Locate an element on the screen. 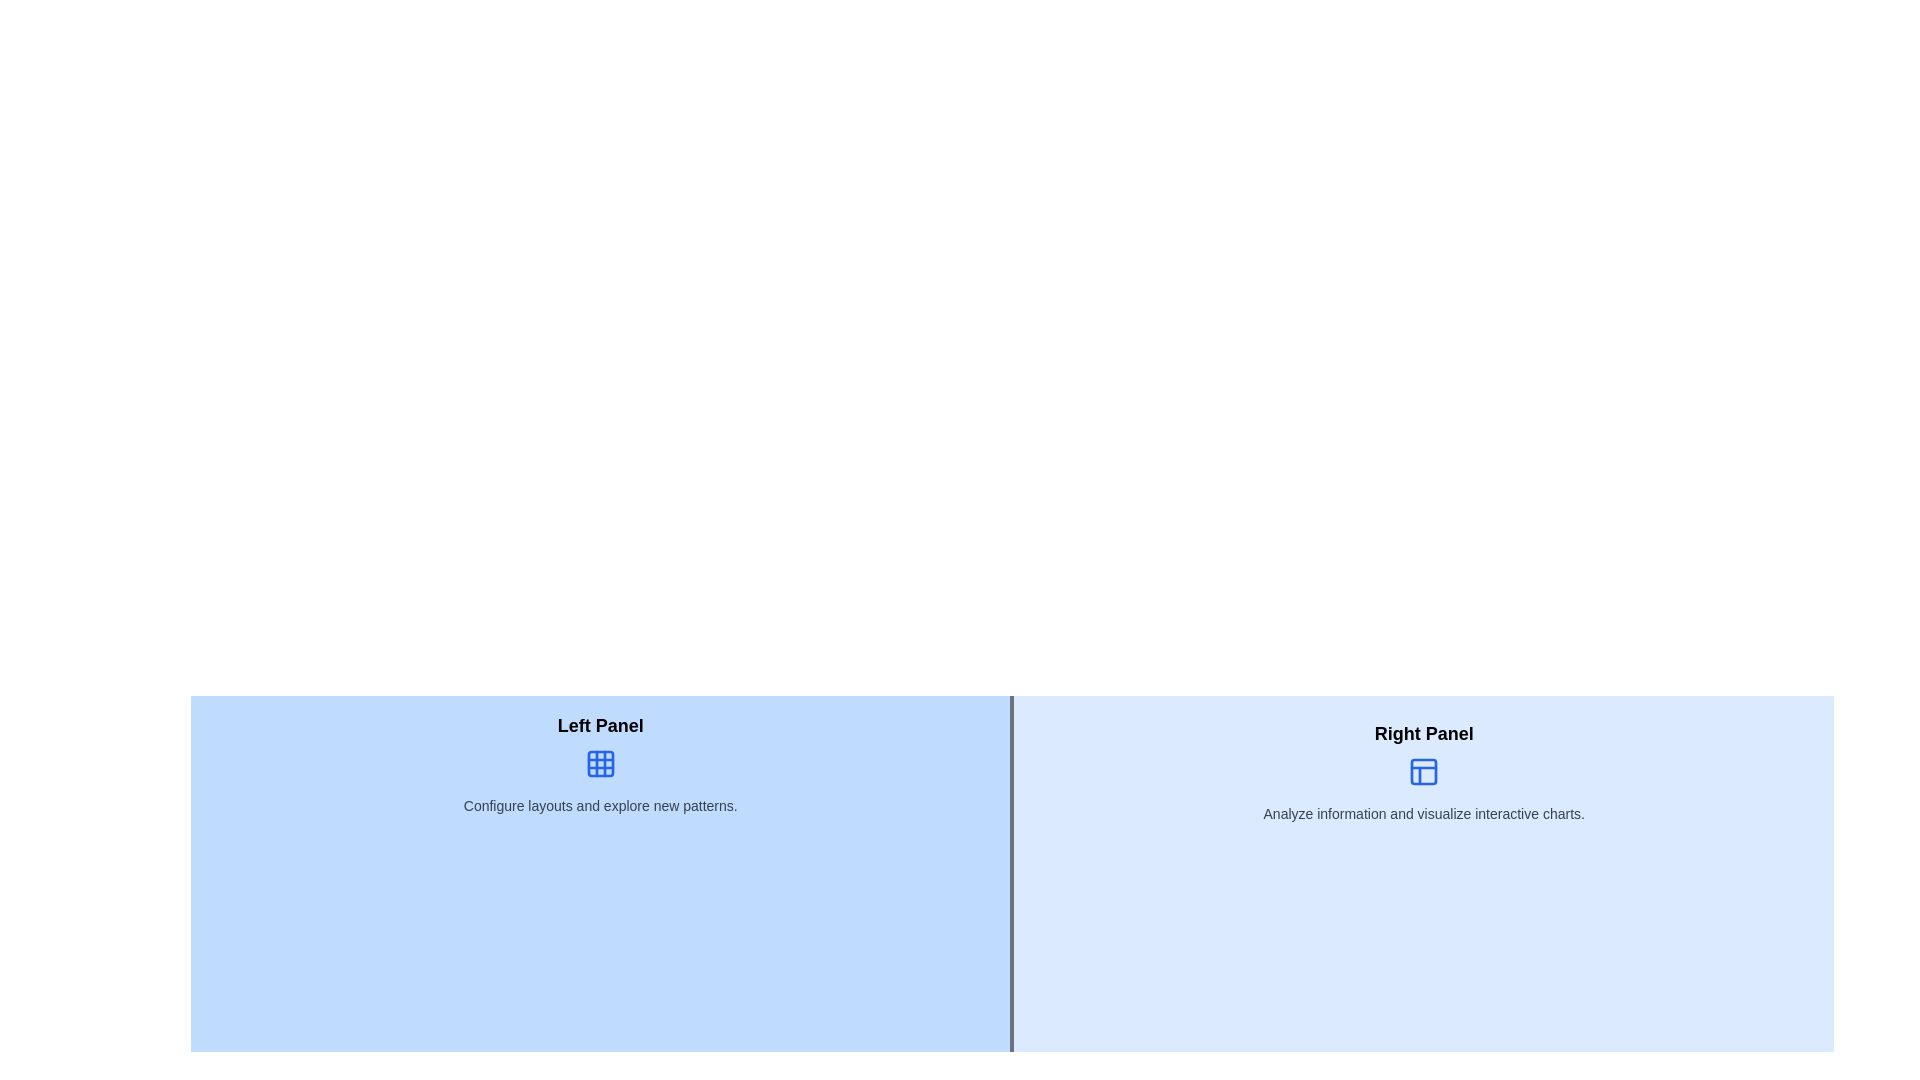 The image size is (1920, 1080). the blue icon styled component located in the 'Right Panel' section, positioned below the 'Right Panel' label and above the description text is located at coordinates (1423, 770).